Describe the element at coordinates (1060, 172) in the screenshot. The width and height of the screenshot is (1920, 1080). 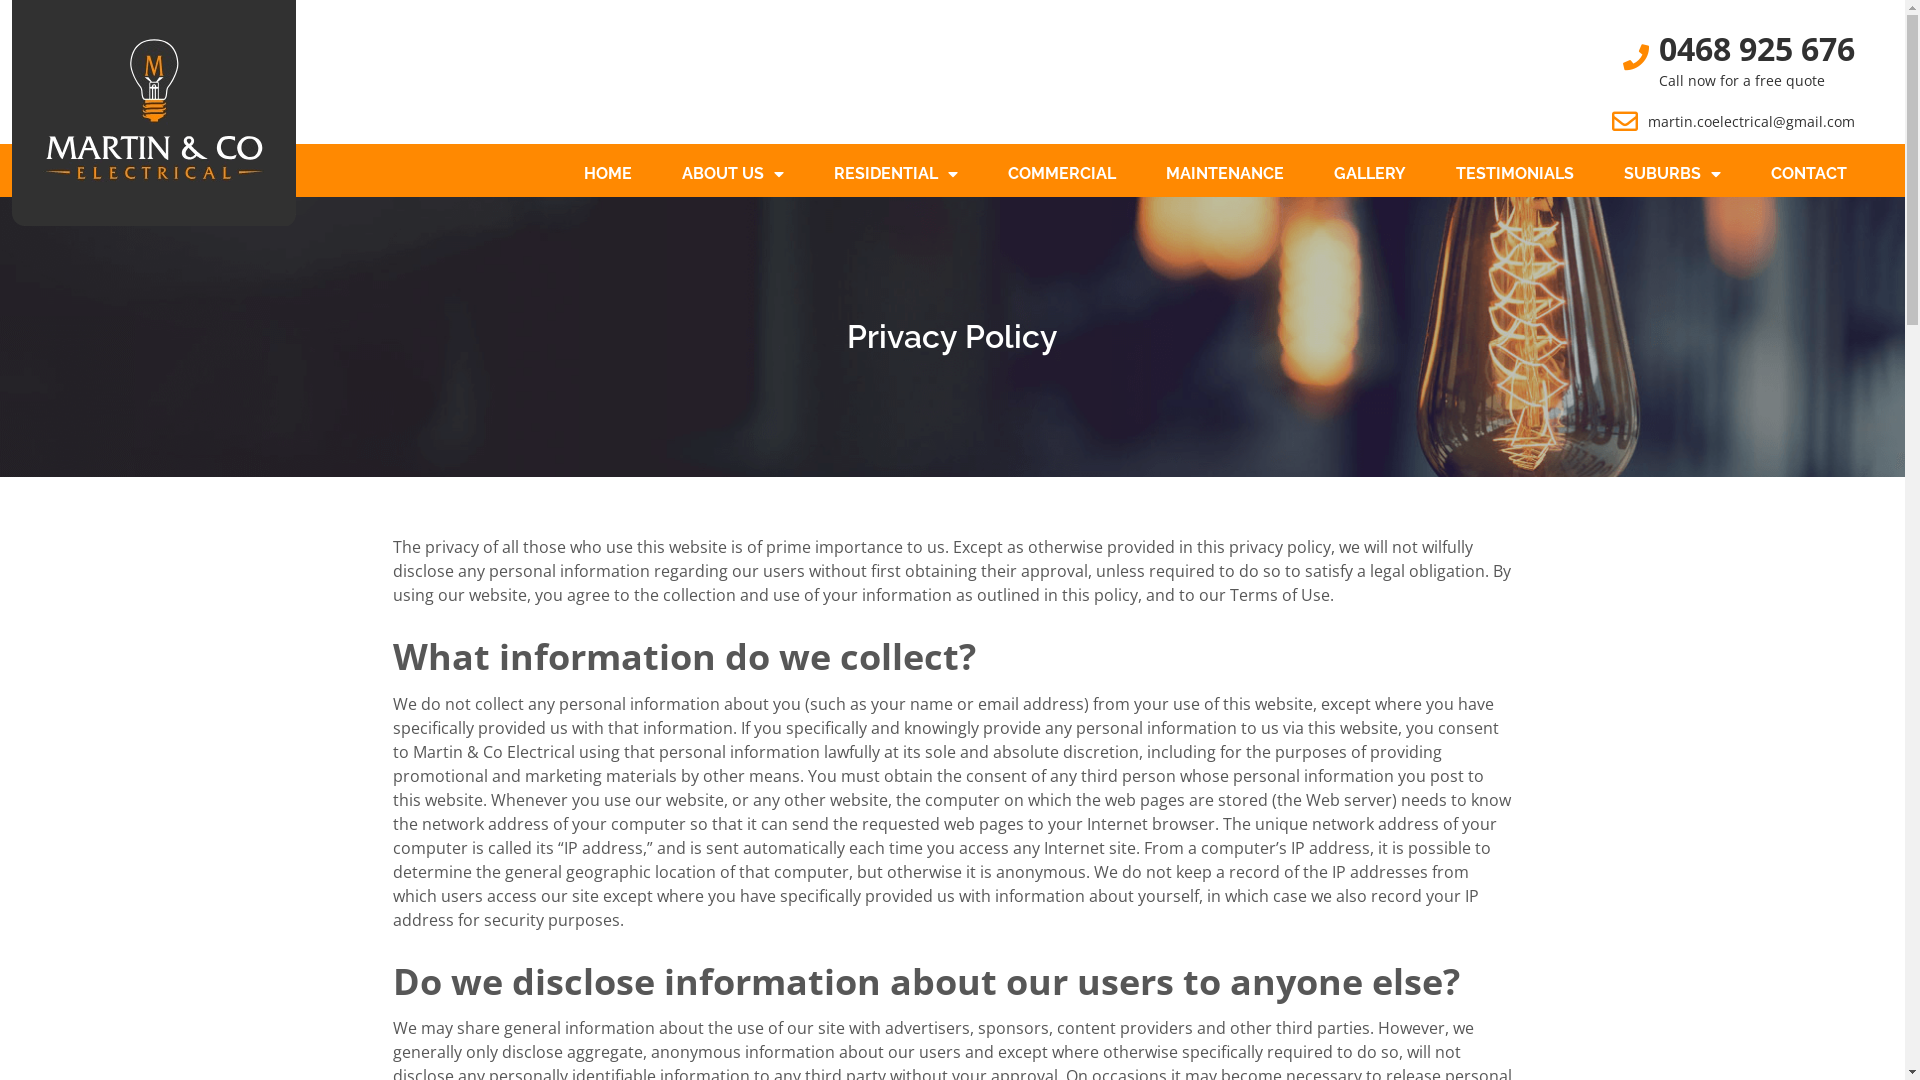
I see `'COMMERCIAL'` at that location.